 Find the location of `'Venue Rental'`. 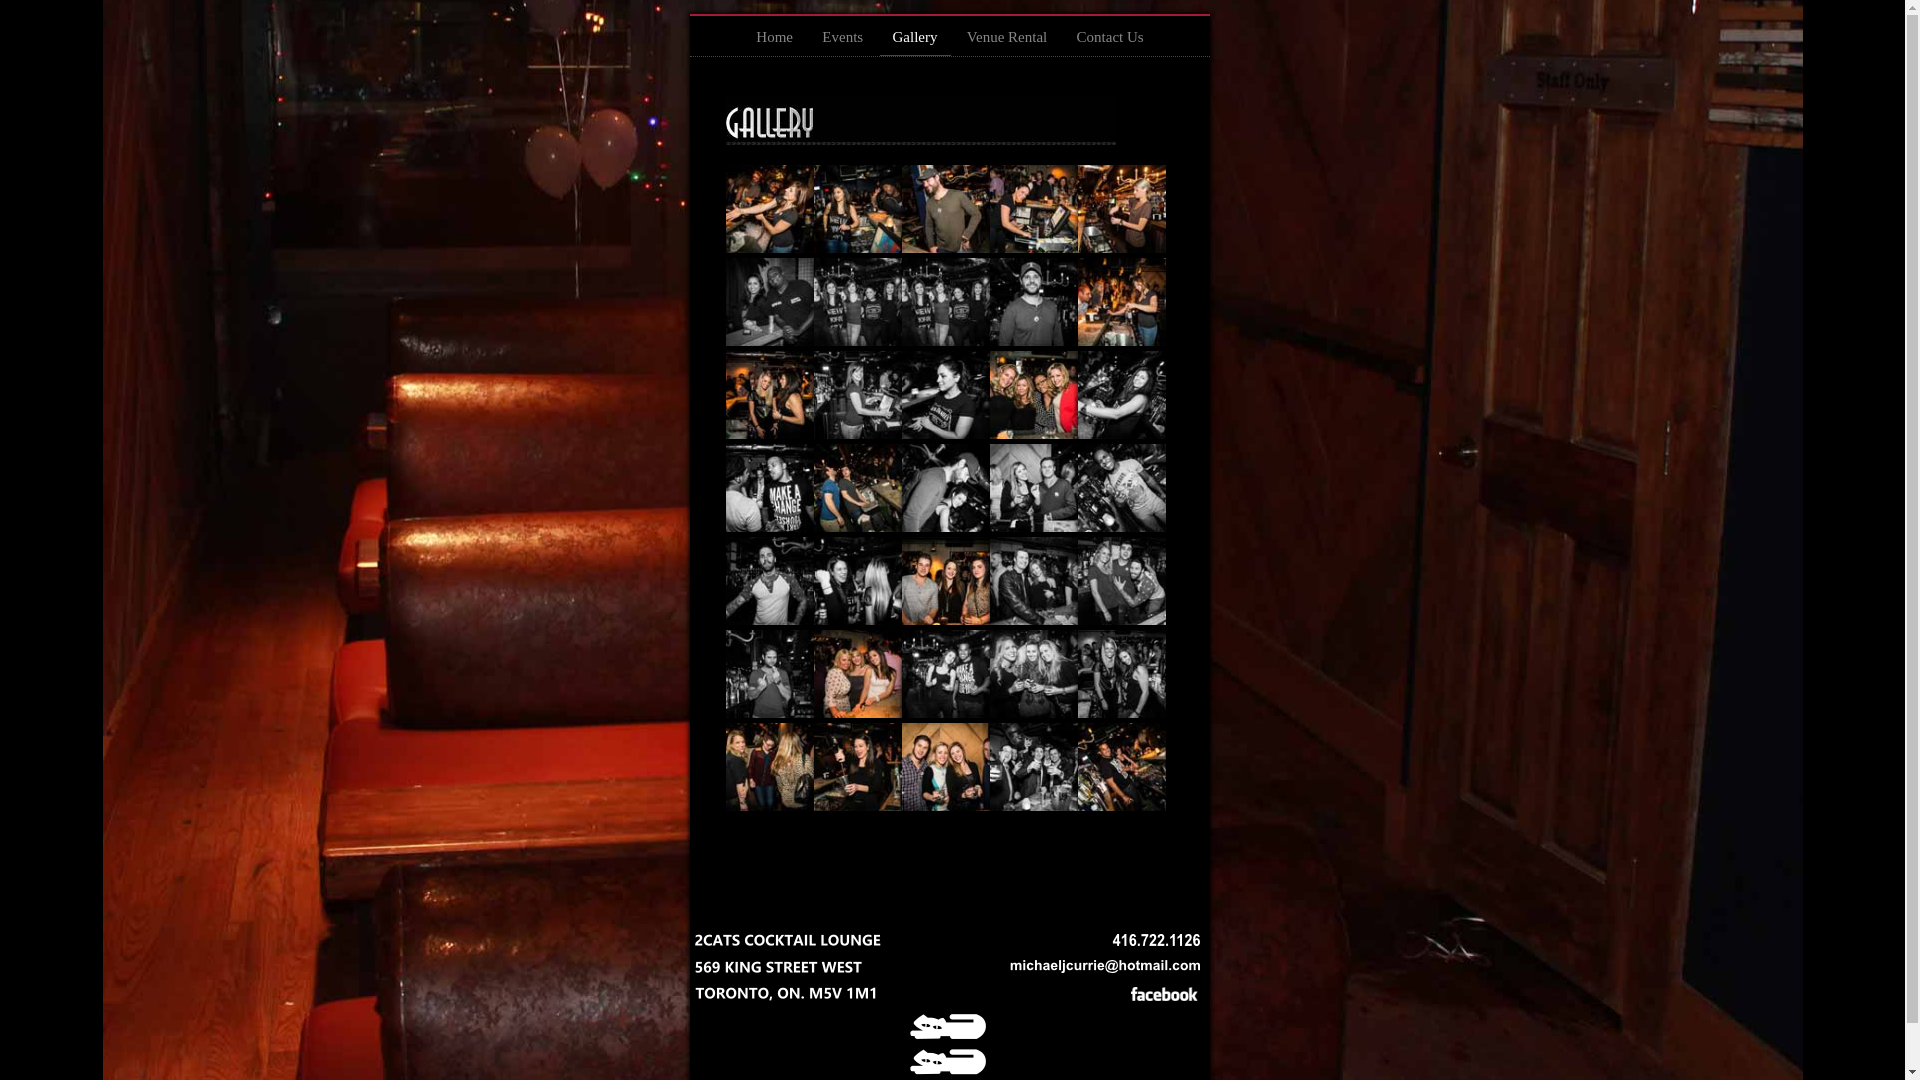

'Venue Rental' is located at coordinates (1007, 42).